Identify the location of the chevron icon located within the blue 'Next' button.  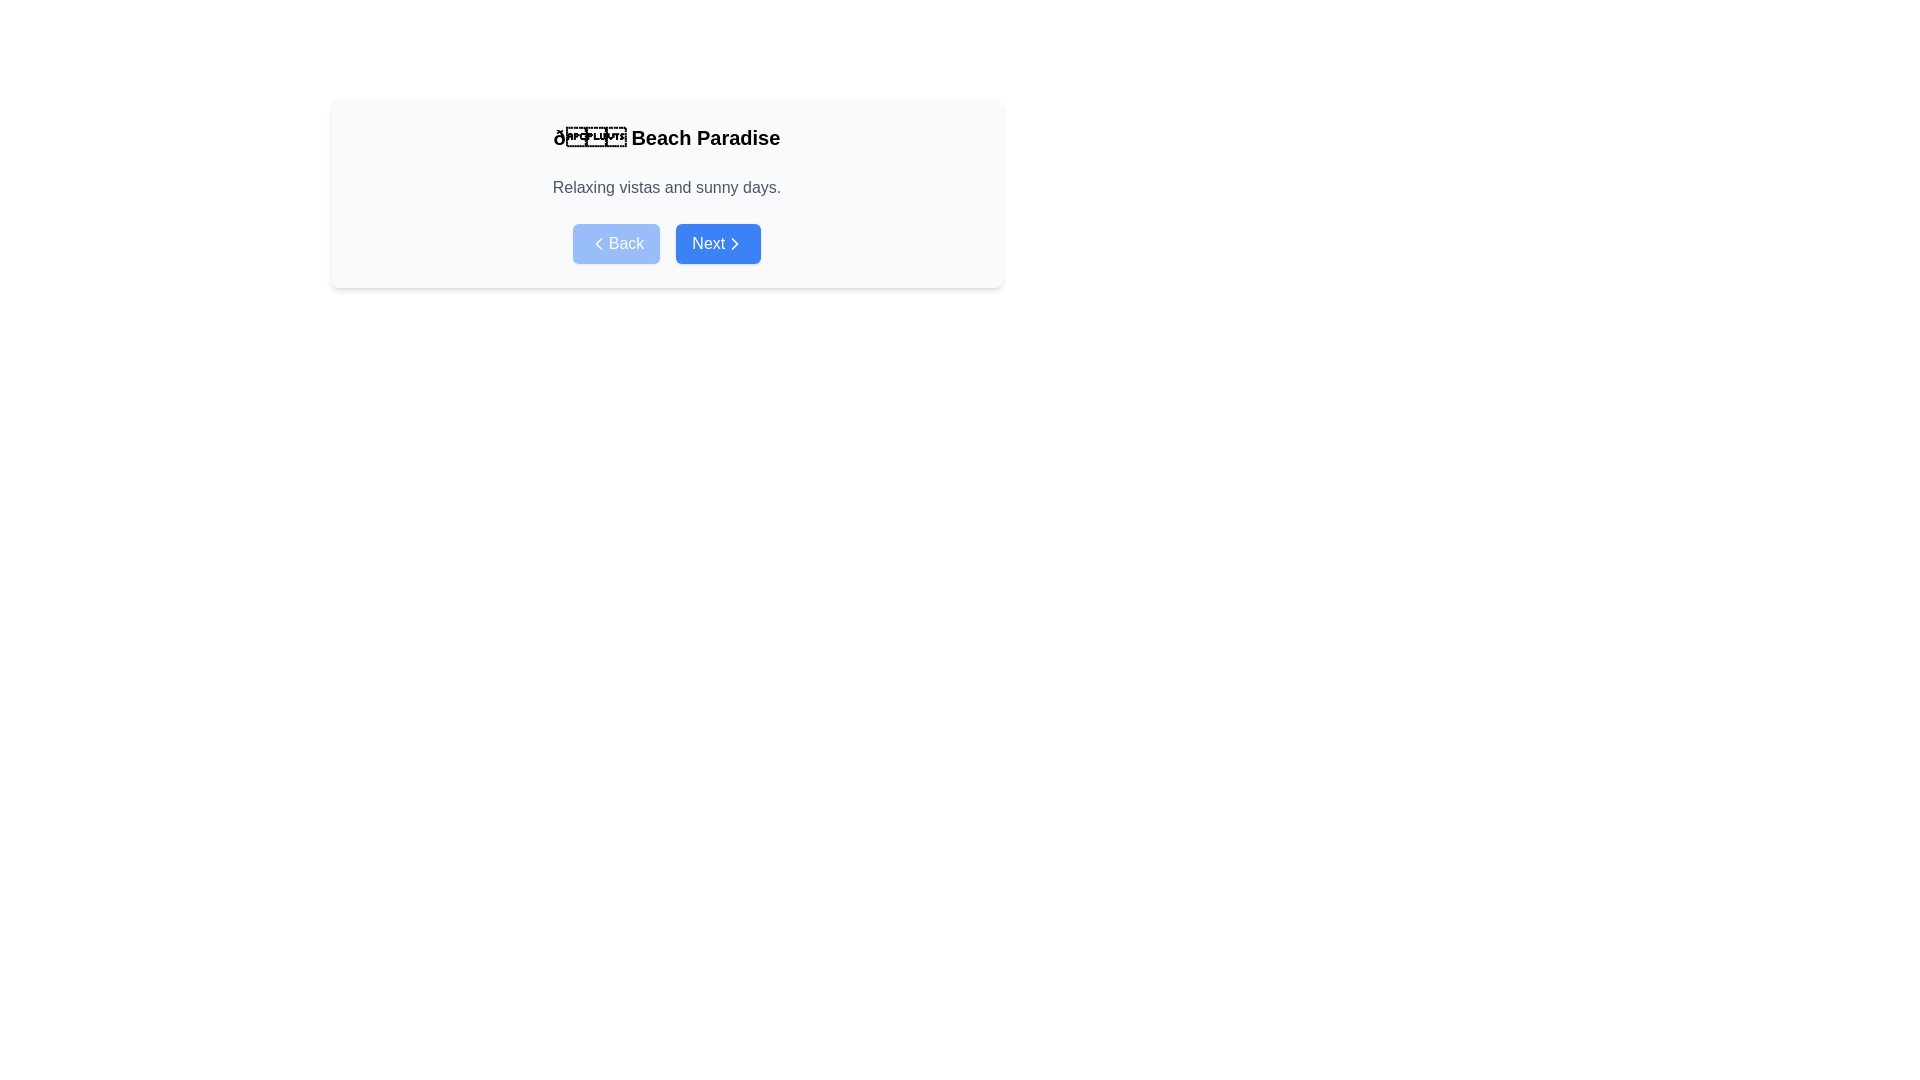
(734, 242).